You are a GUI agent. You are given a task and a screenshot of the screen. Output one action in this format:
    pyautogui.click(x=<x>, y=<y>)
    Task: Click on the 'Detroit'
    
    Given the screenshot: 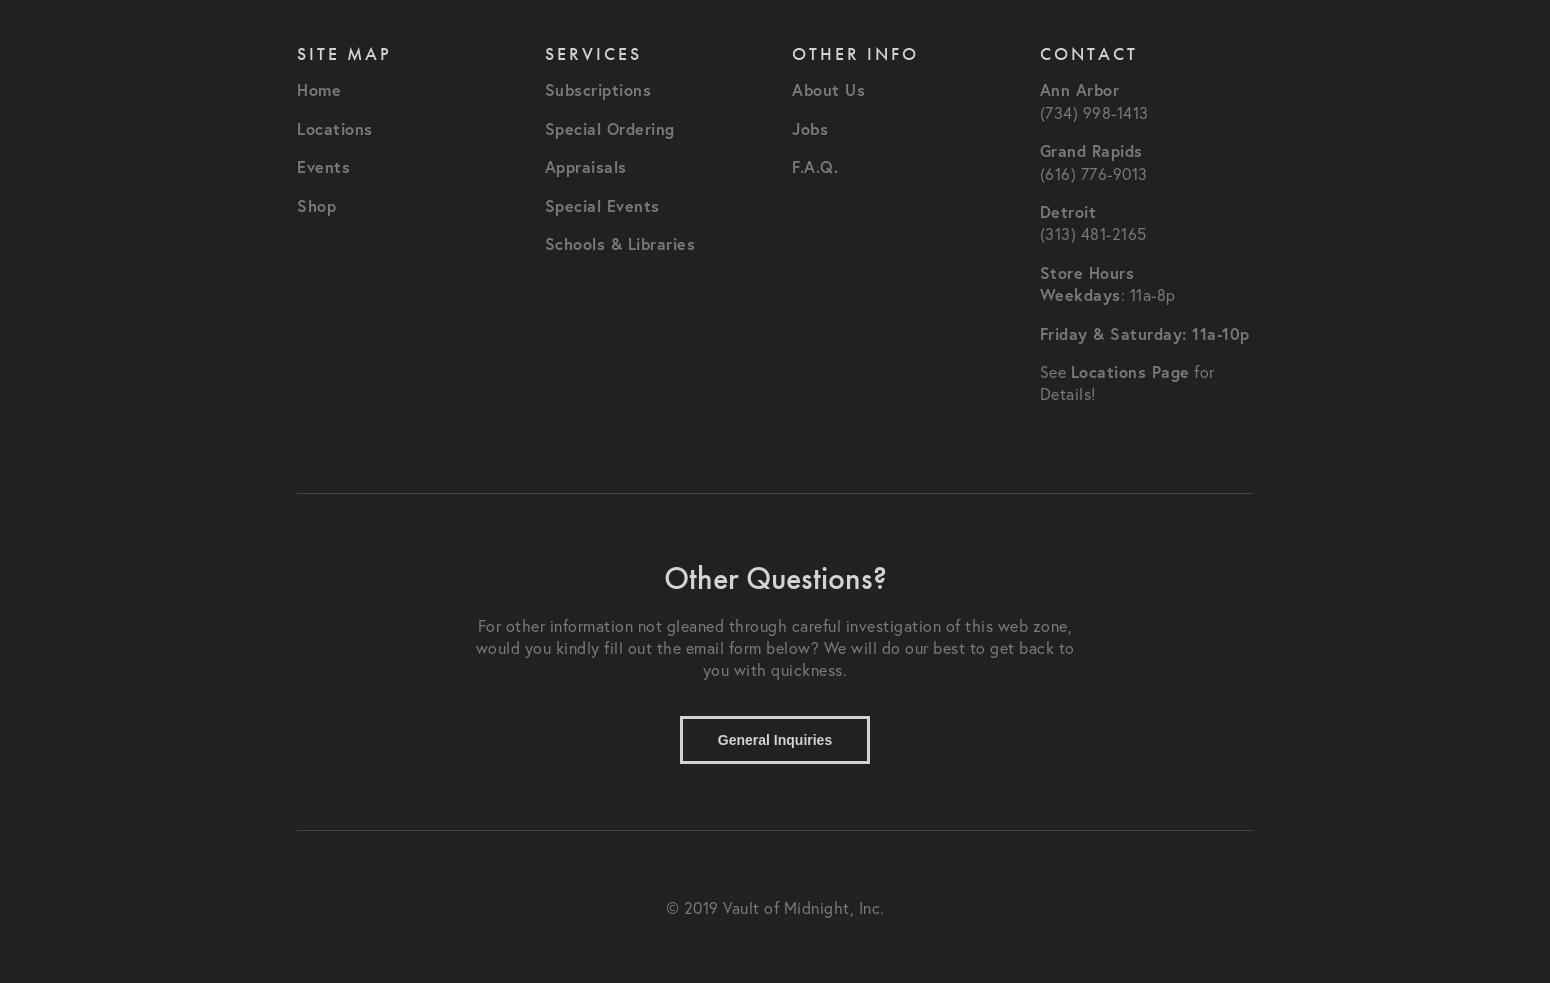 What is the action you would take?
    pyautogui.click(x=1067, y=211)
    